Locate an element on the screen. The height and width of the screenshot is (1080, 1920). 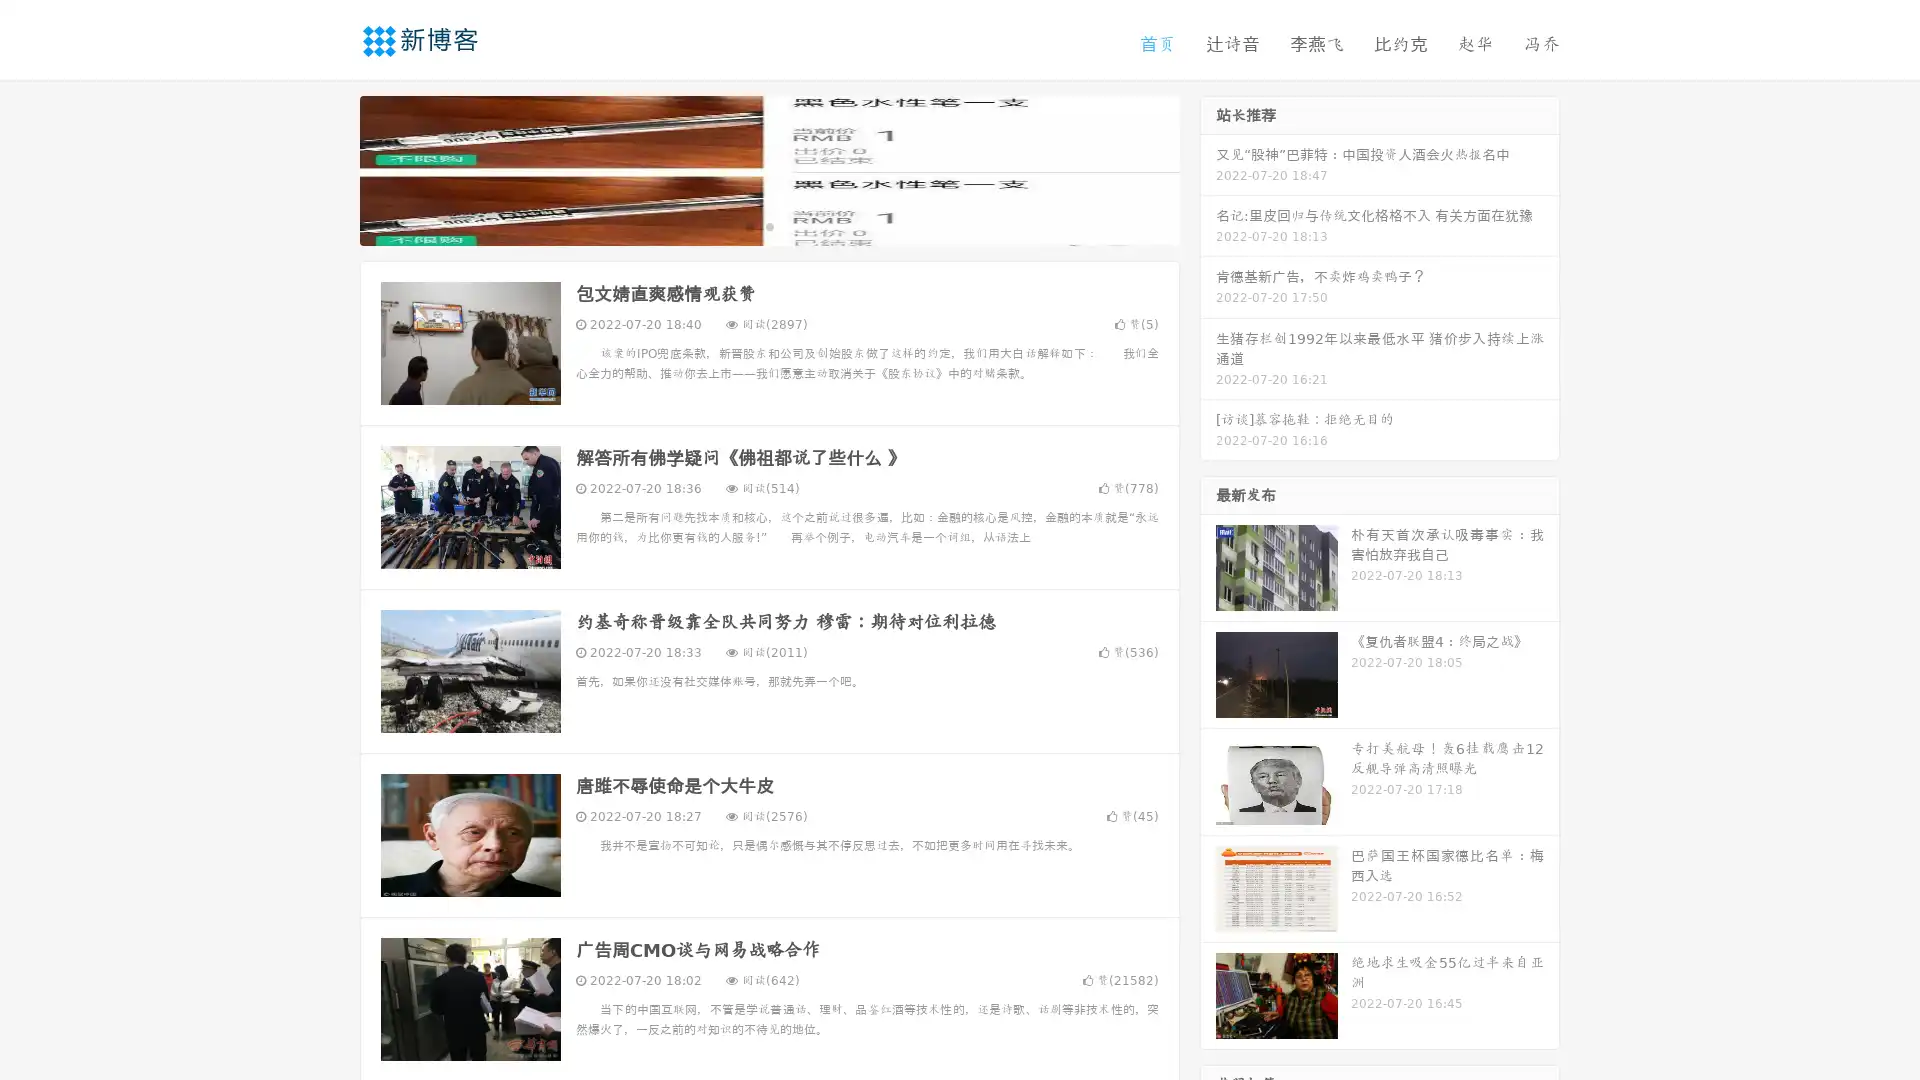
Go to slide 1 is located at coordinates (748, 225).